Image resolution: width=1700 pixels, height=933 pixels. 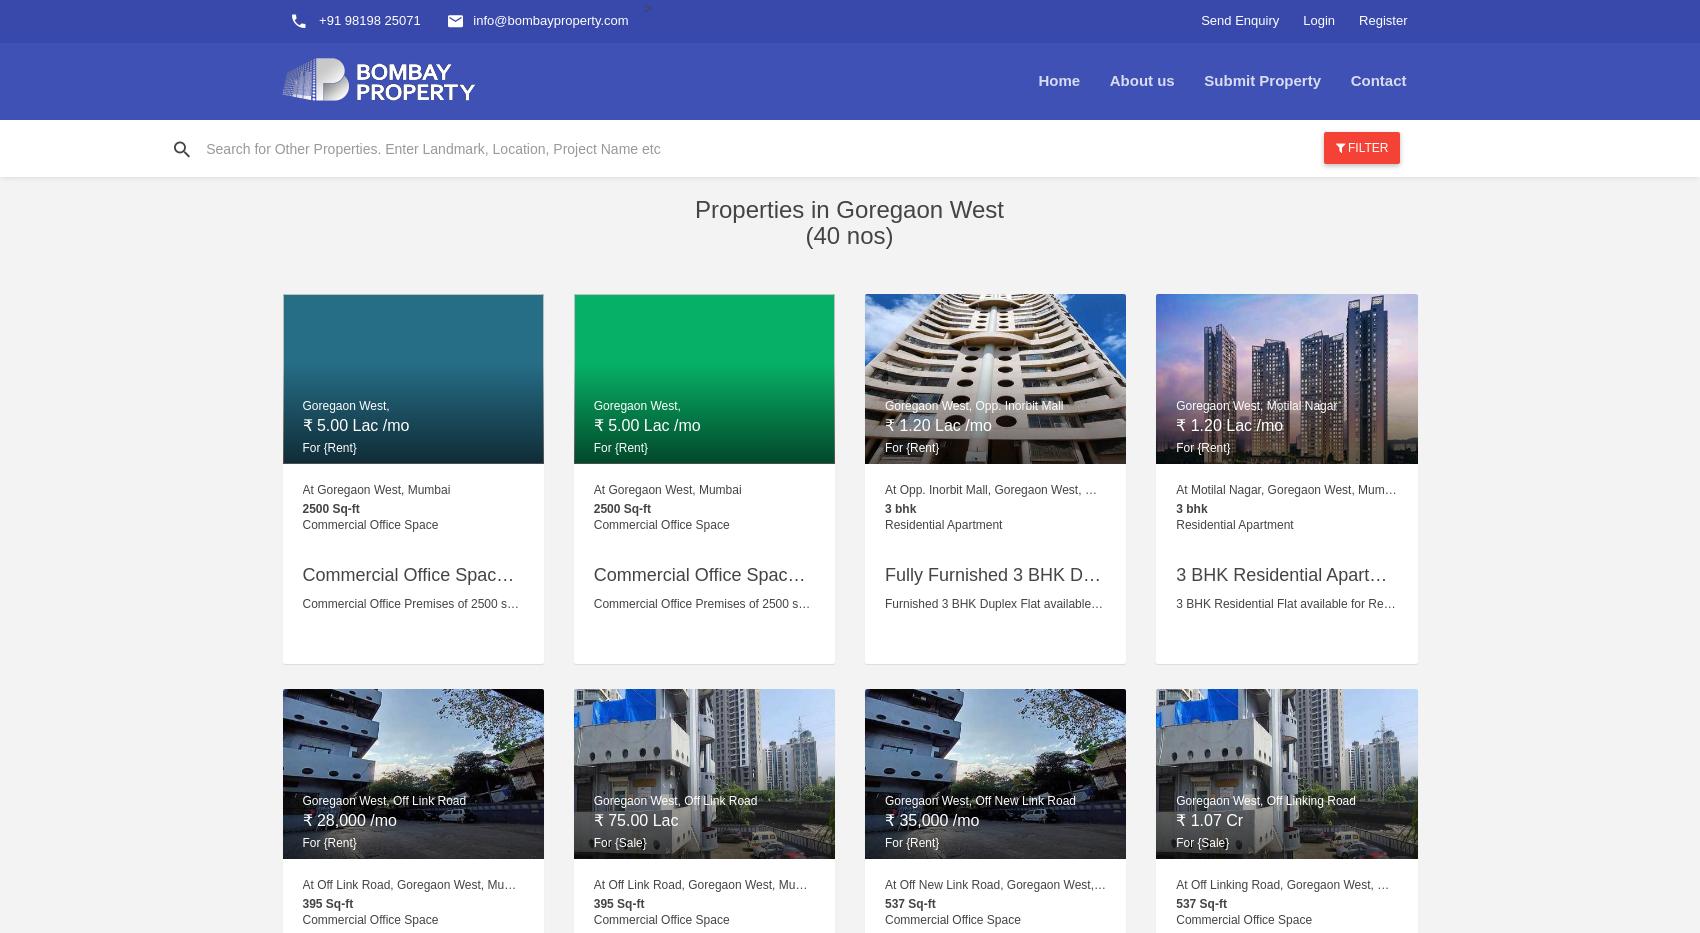 What do you see at coordinates (1057, 79) in the screenshot?
I see `'Home'` at bounding box center [1057, 79].